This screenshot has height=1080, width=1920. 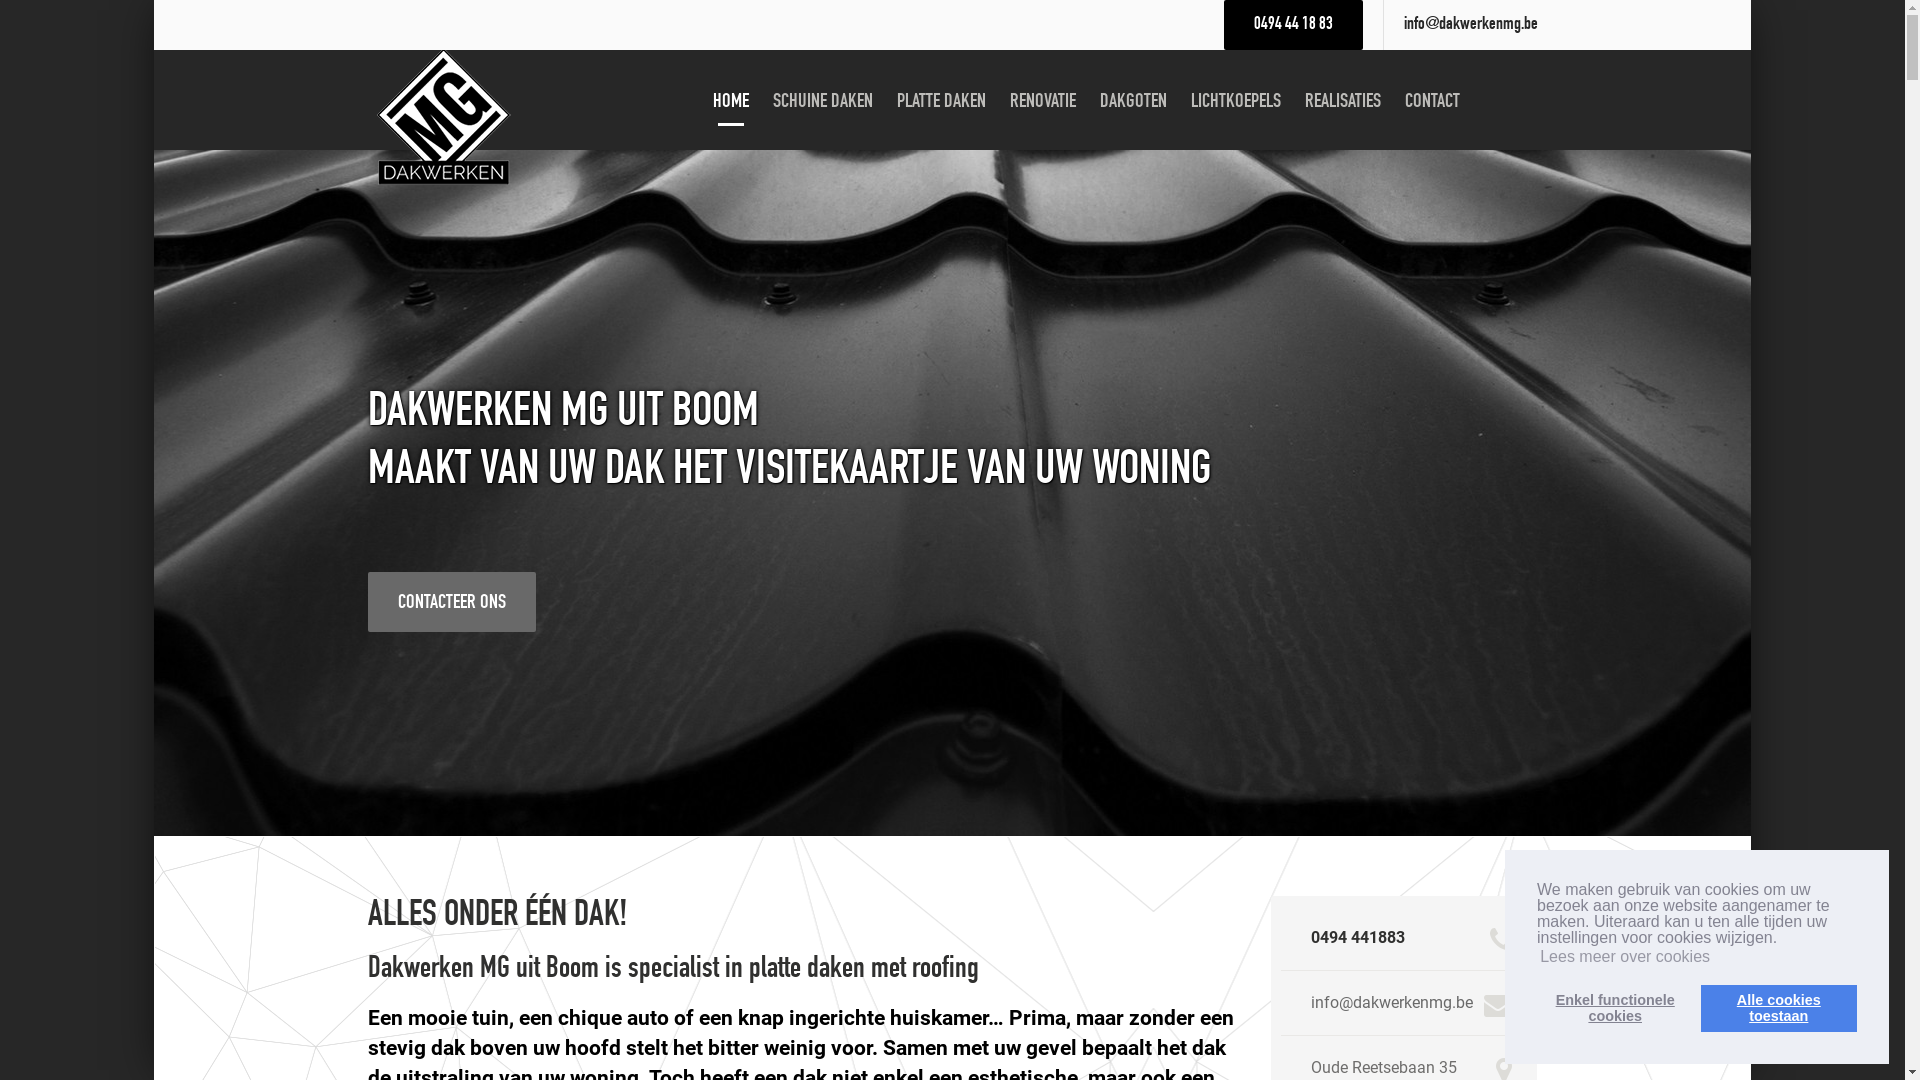 What do you see at coordinates (1293, 24) in the screenshot?
I see `'0494 44 18 83'` at bounding box center [1293, 24].